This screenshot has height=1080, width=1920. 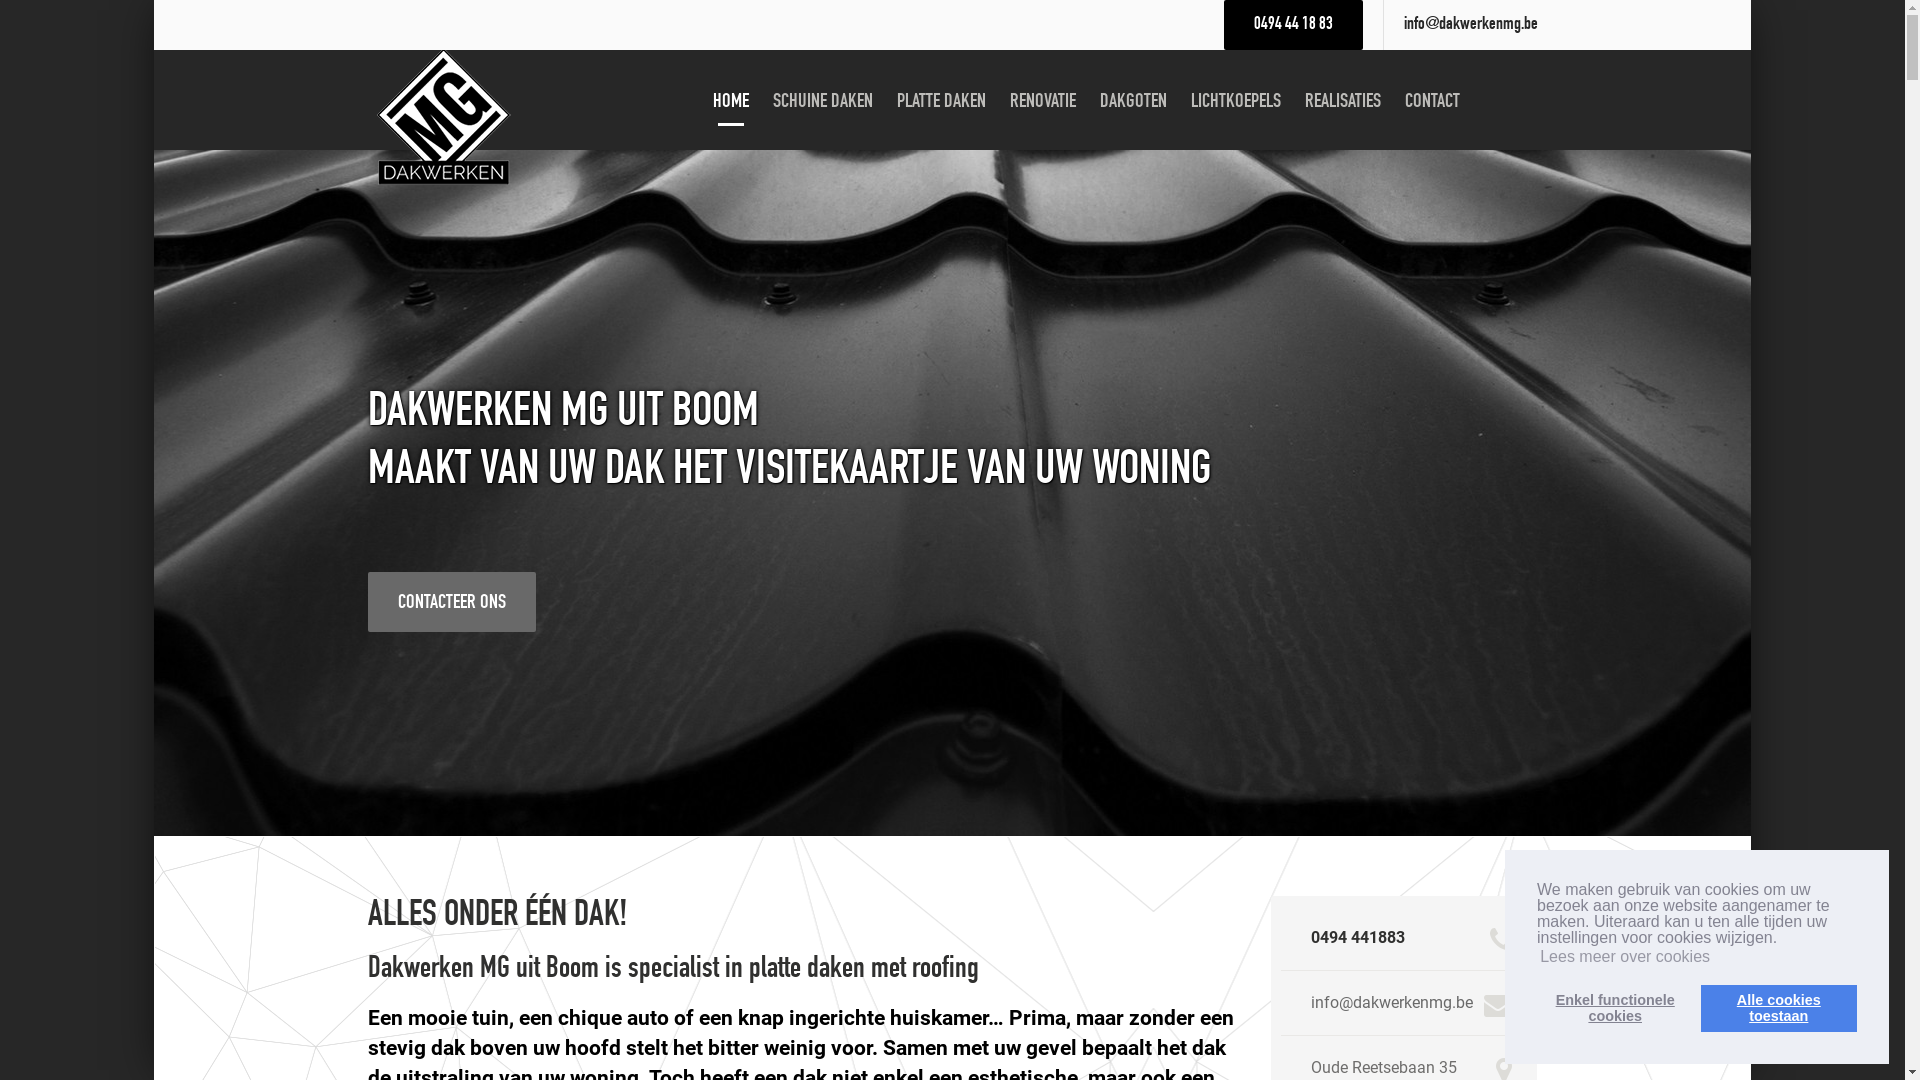 What do you see at coordinates (1293, 24) in the screenshot?
I see `'0494 44 18 83'` at bounding box center [1293, 24].